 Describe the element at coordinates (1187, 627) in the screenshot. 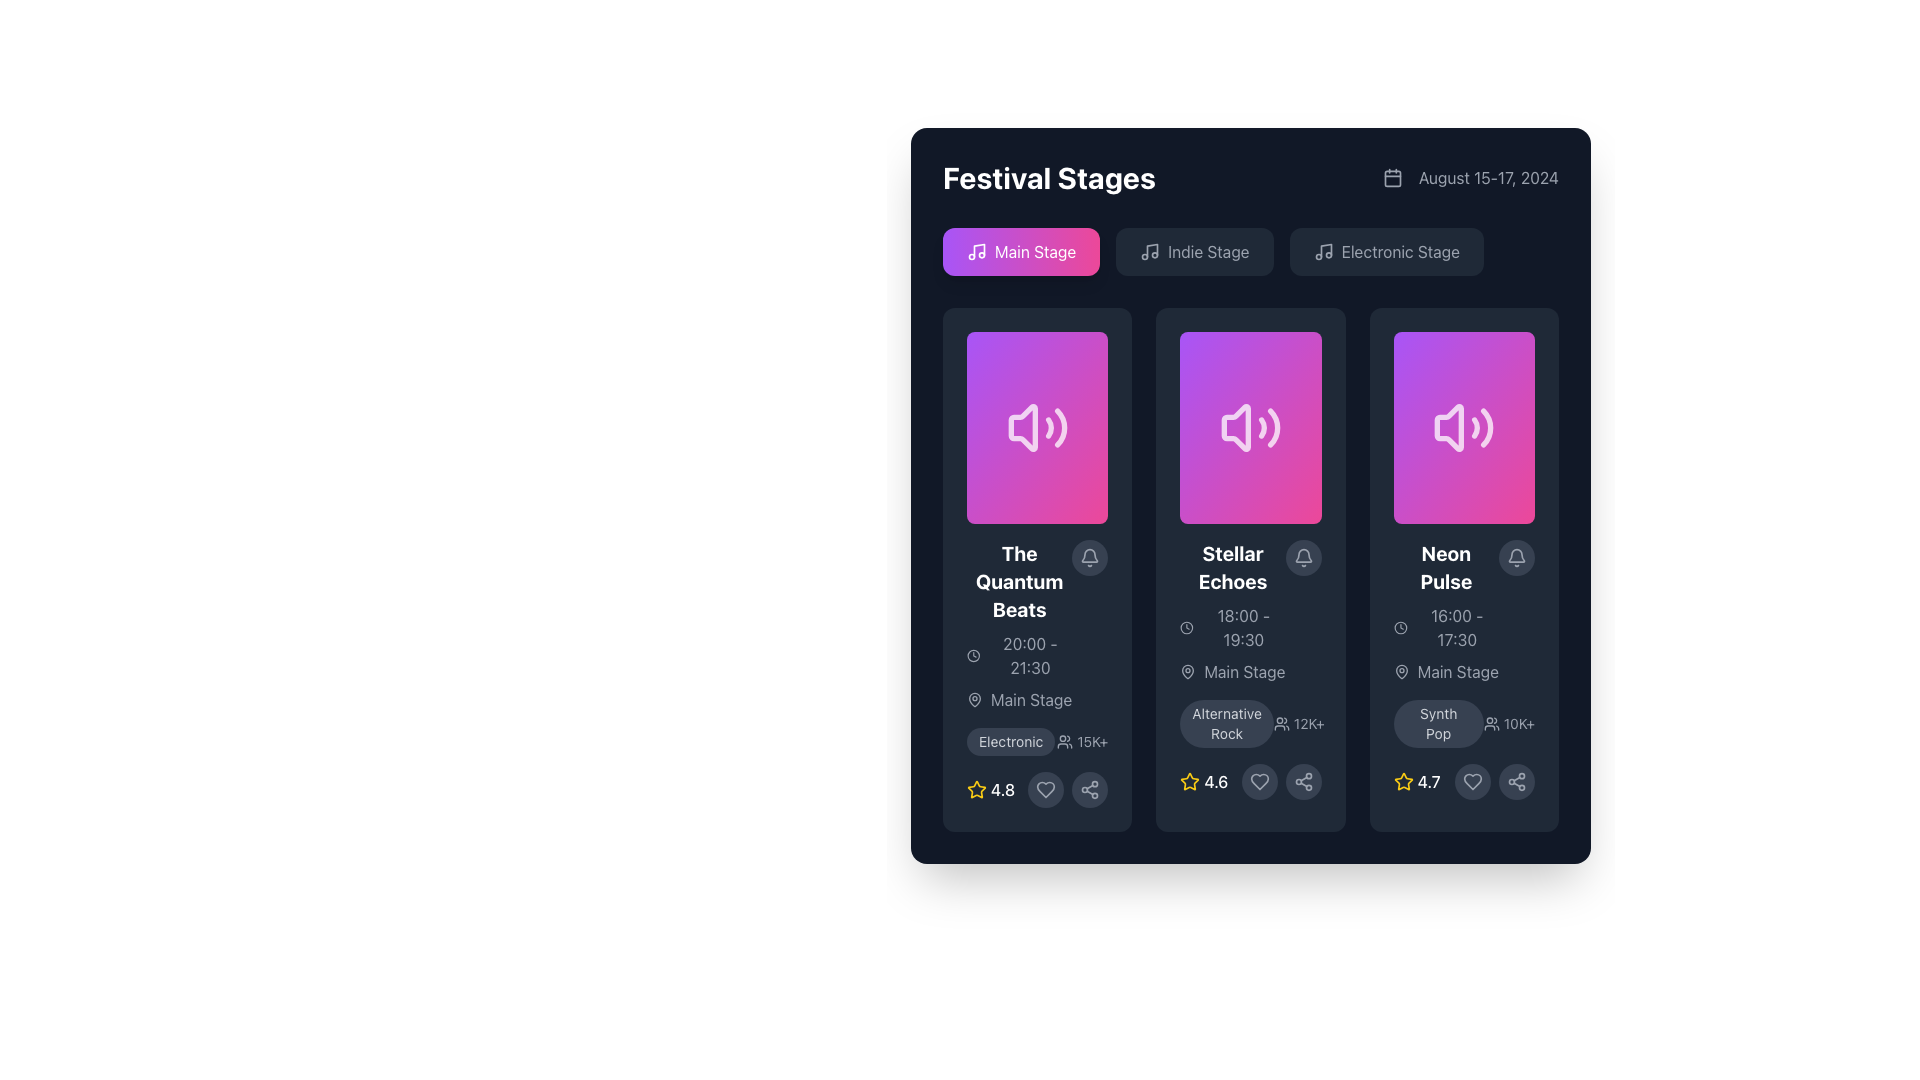

I see `the outer circular part of the clock icon located in the second card, above the text '18:00 - 19:30'` at that location.